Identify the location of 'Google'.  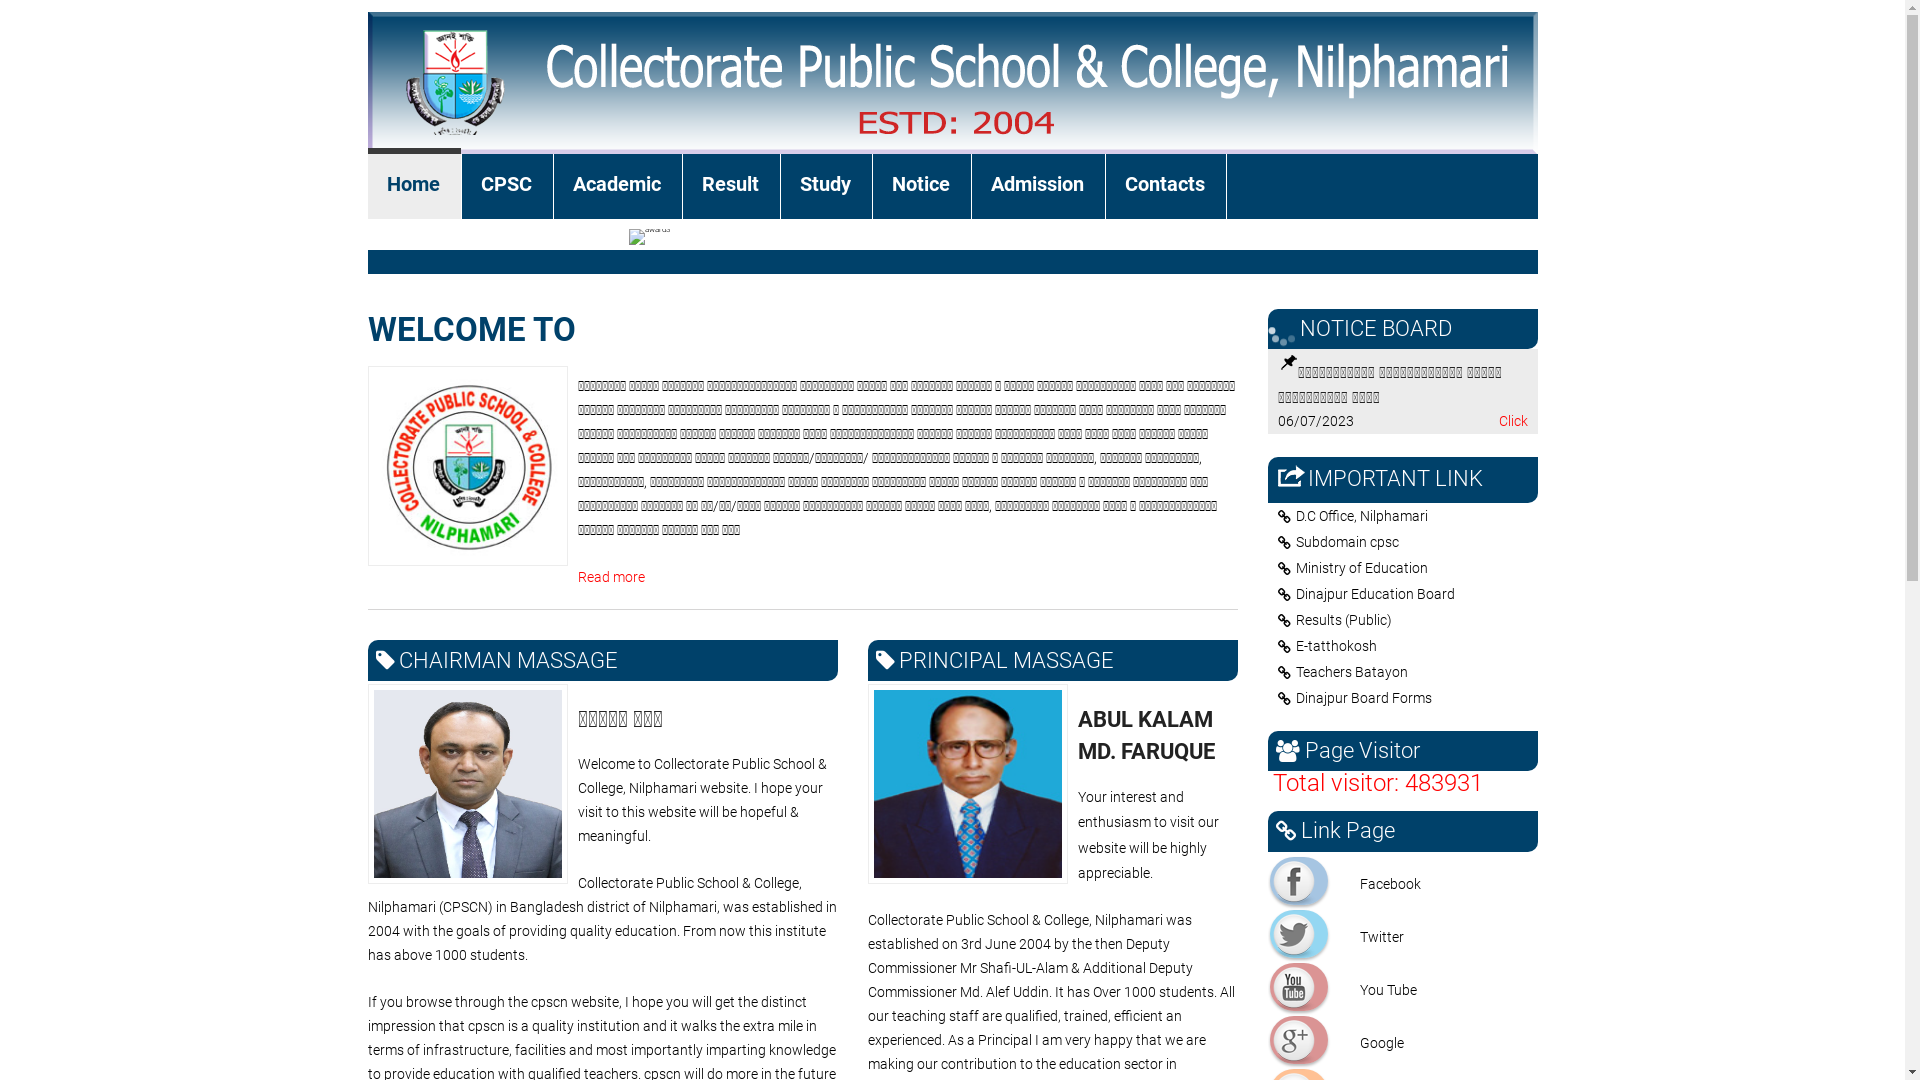
(1299, 1039).